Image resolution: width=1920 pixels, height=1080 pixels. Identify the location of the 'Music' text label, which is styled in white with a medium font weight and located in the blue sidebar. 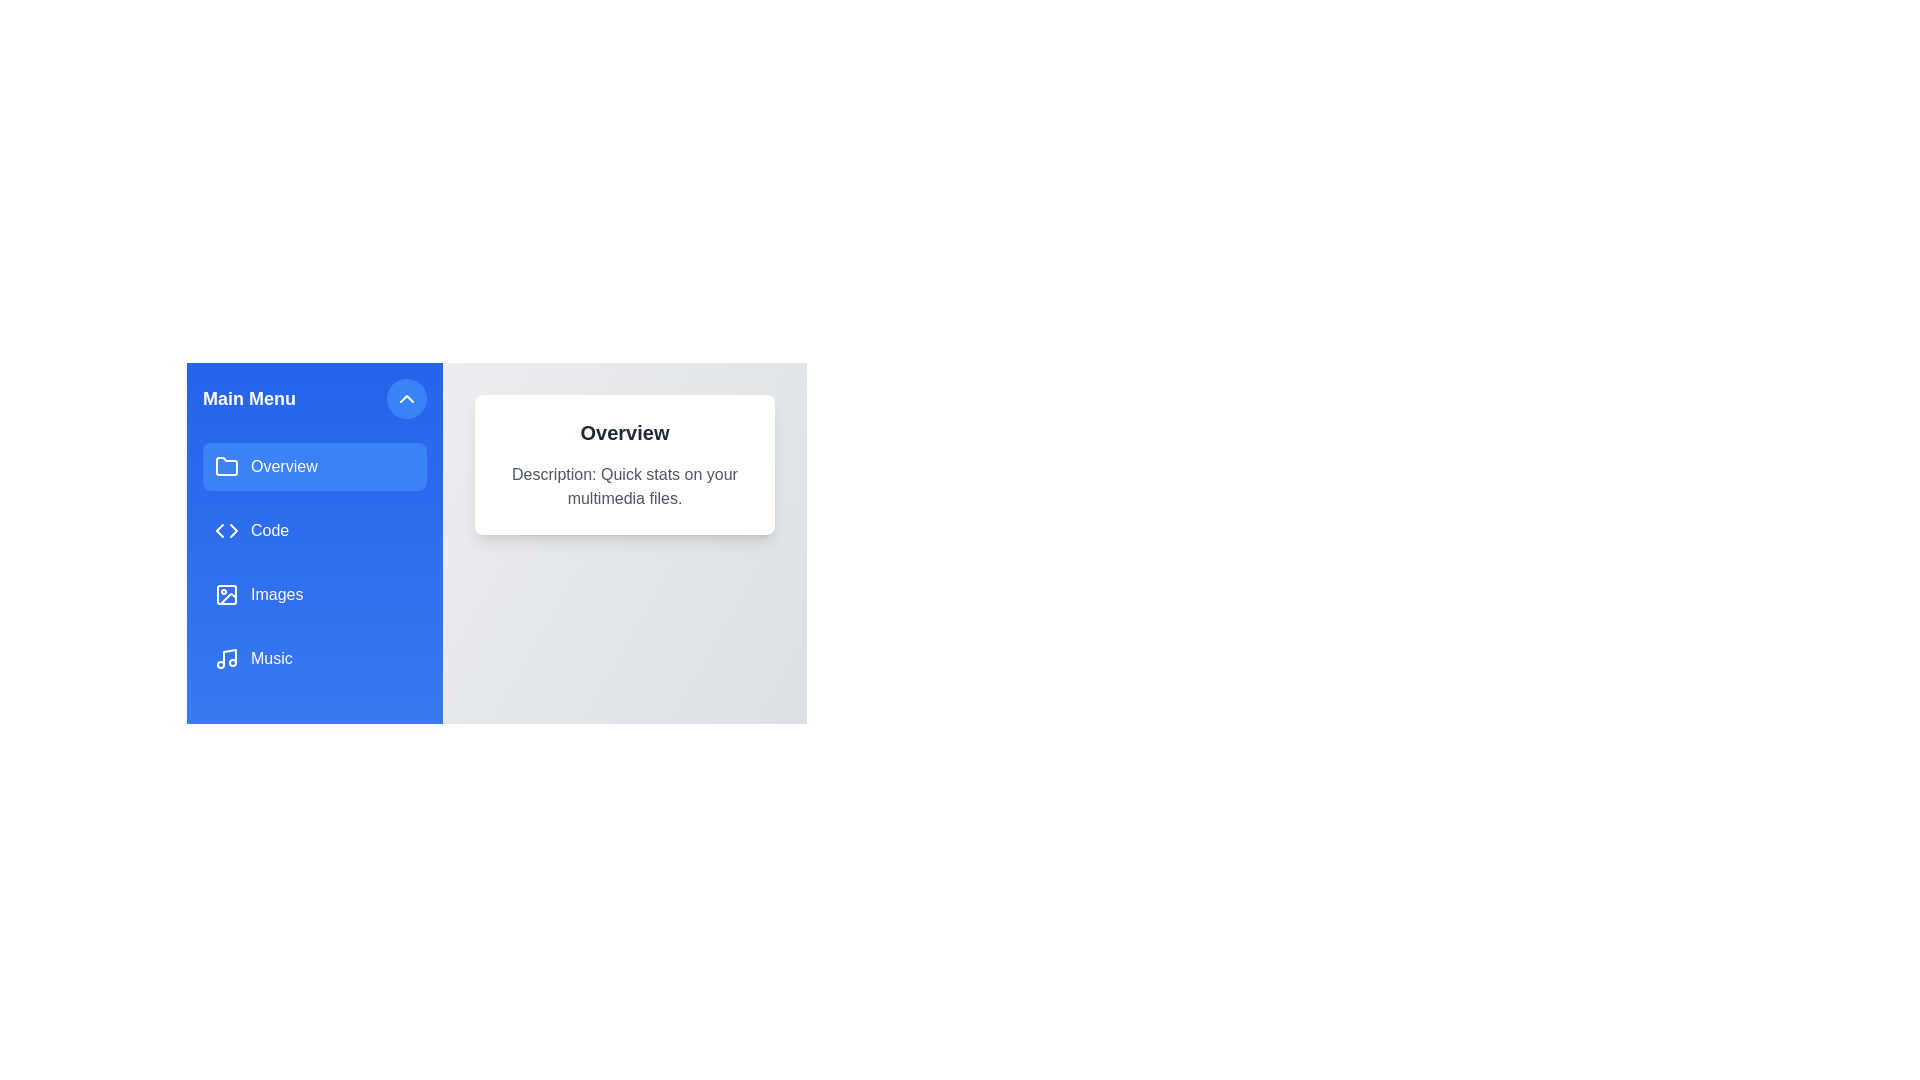
(270, 659).